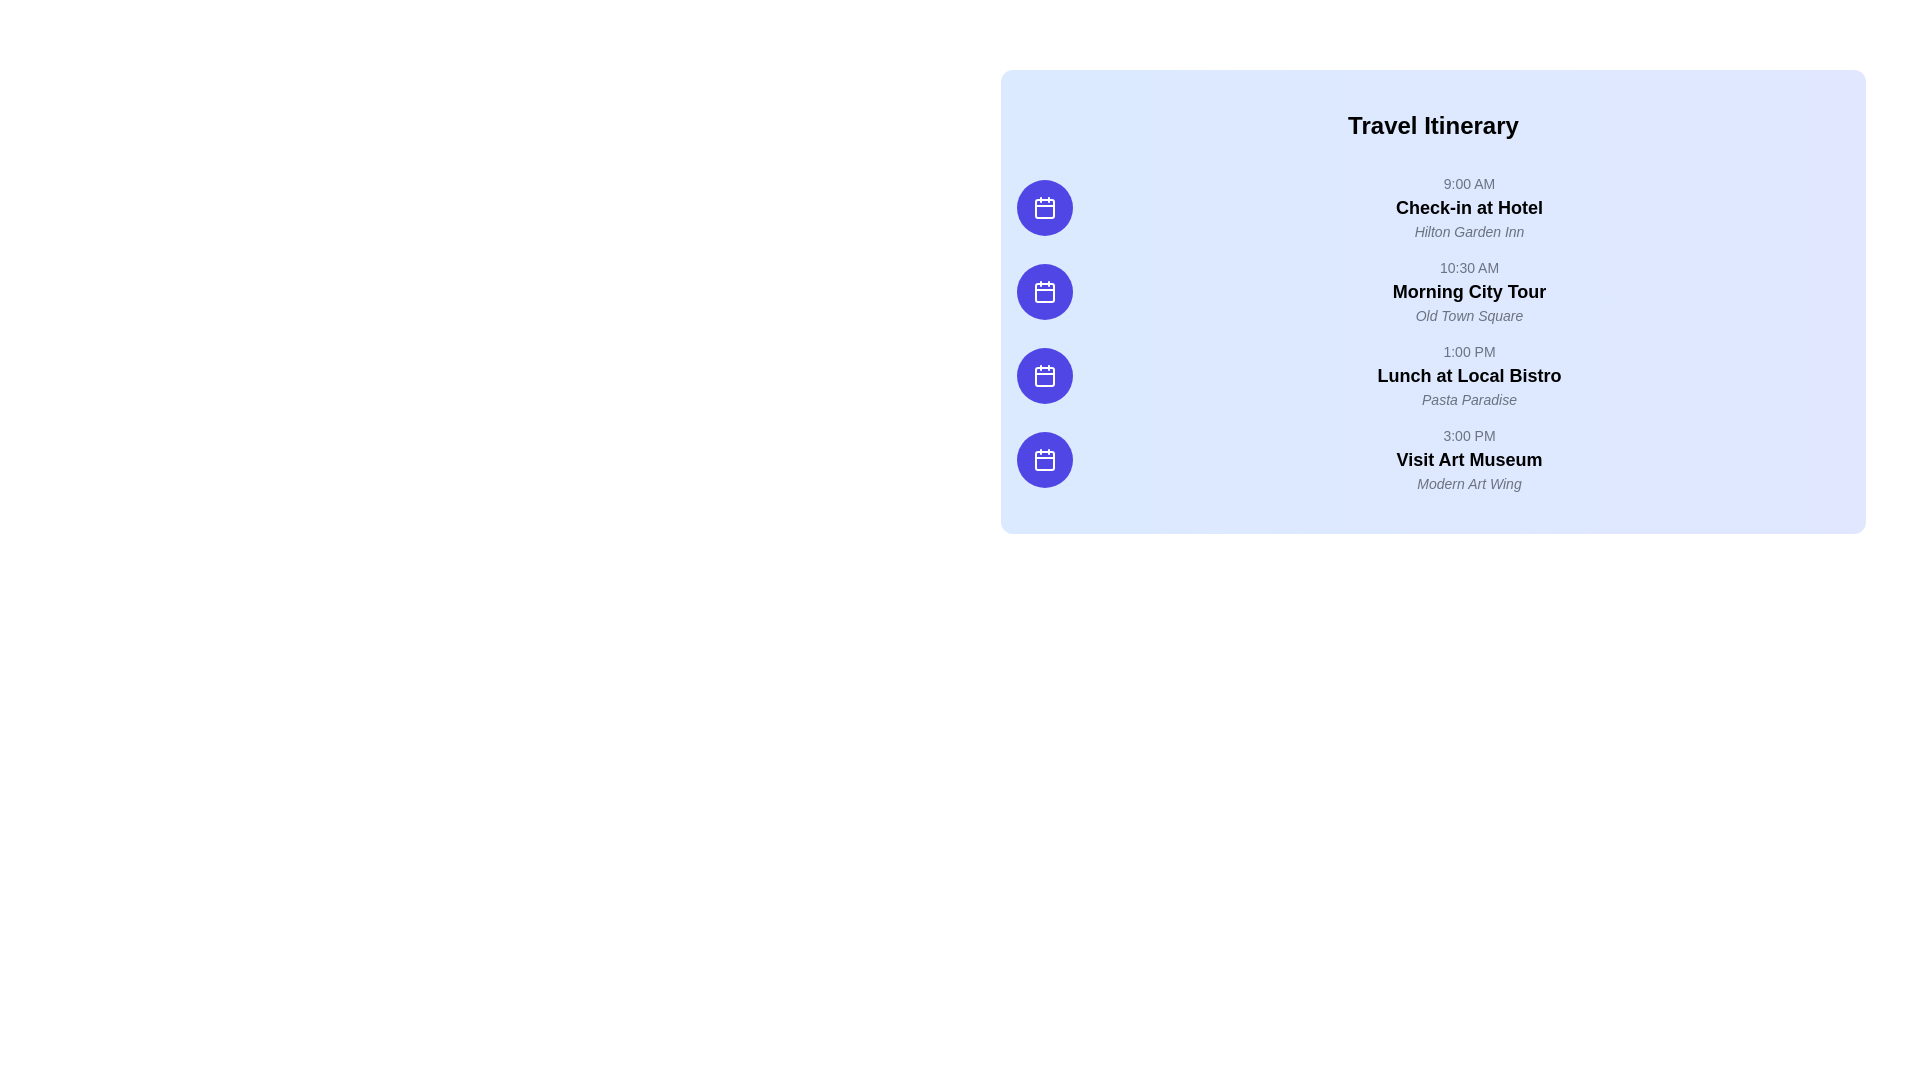 This screenshot has height=1080, width=1920. What do you see at coordinates (1469, 315) in the screenshot?
I see `the italicized gray text label displaying 'Old Town Square', which is located beneath 'Morning City Tour' and is styled in a smaller font size` at bounding box center [1469, 315].